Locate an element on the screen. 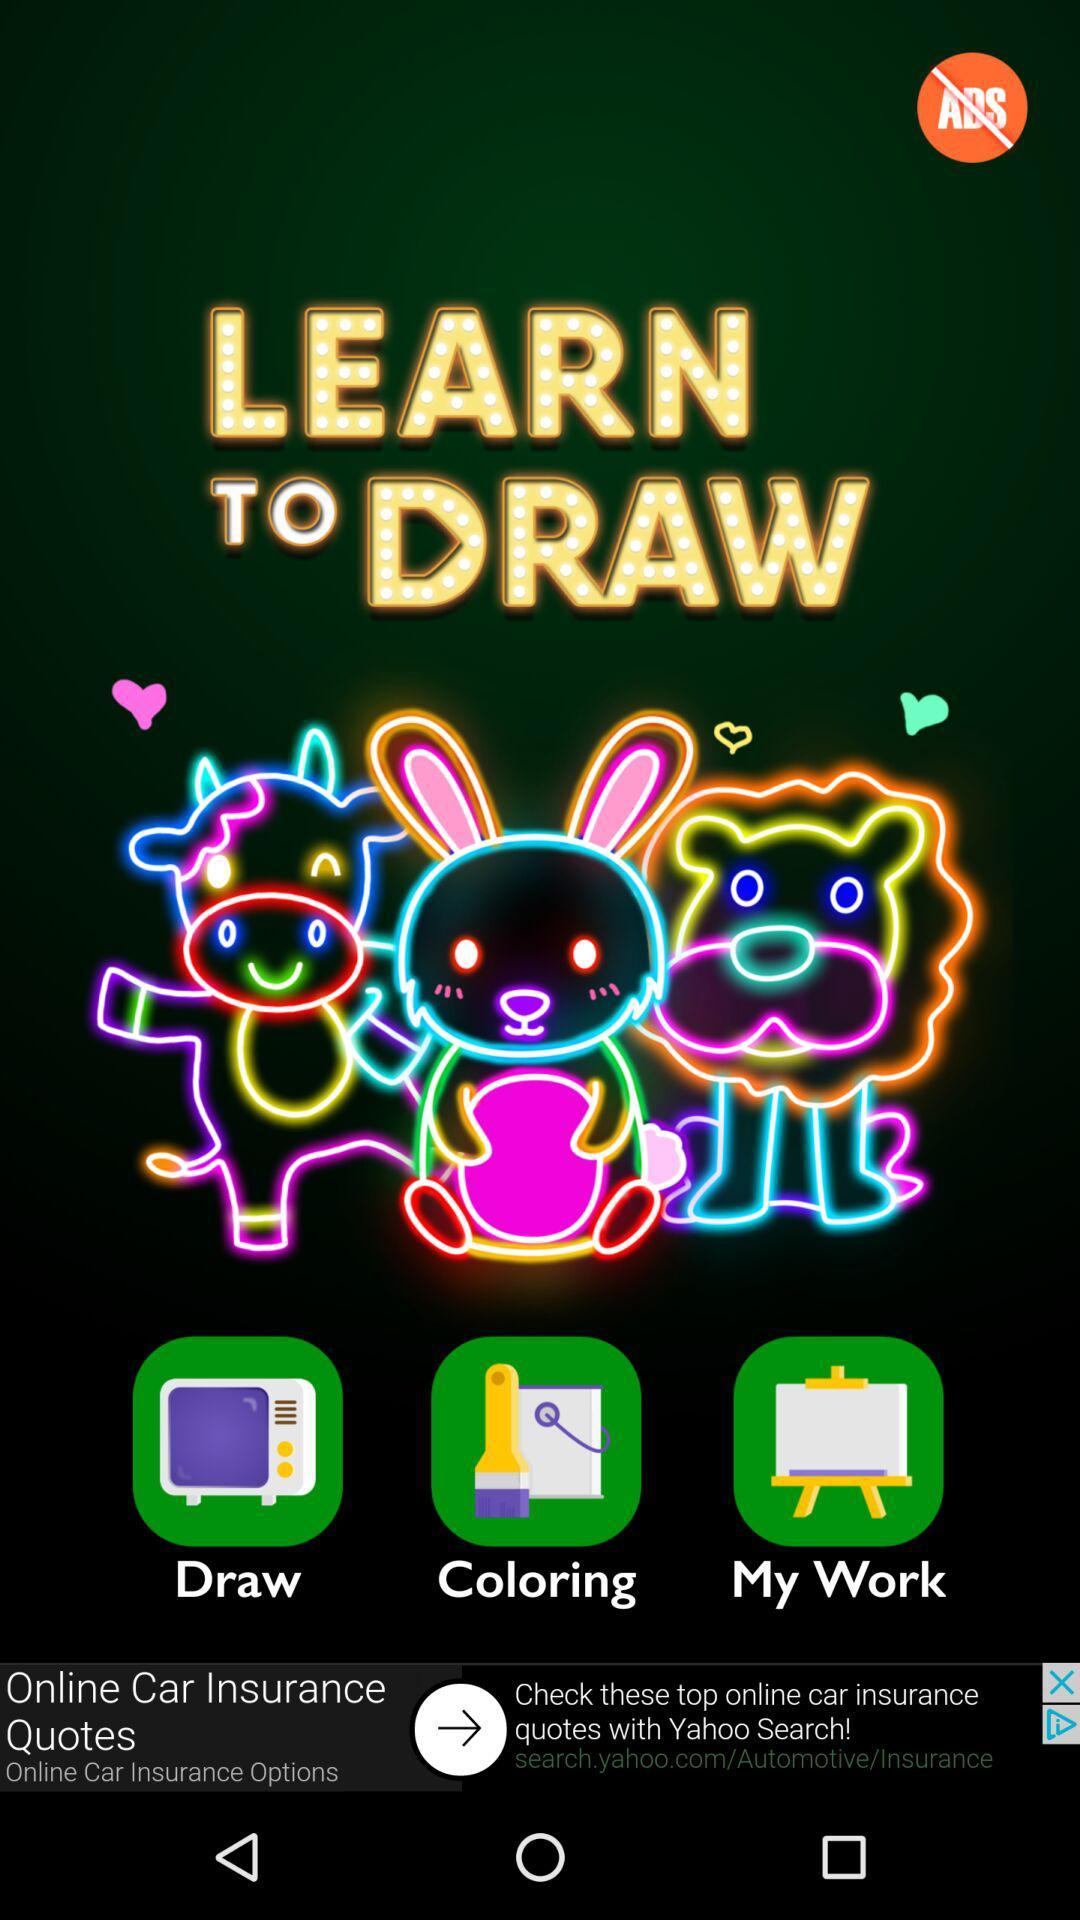 Image resolution: width=1080 pixels, height=1920 pixels. icon below the draw item is located at coordinates (540, 1727).